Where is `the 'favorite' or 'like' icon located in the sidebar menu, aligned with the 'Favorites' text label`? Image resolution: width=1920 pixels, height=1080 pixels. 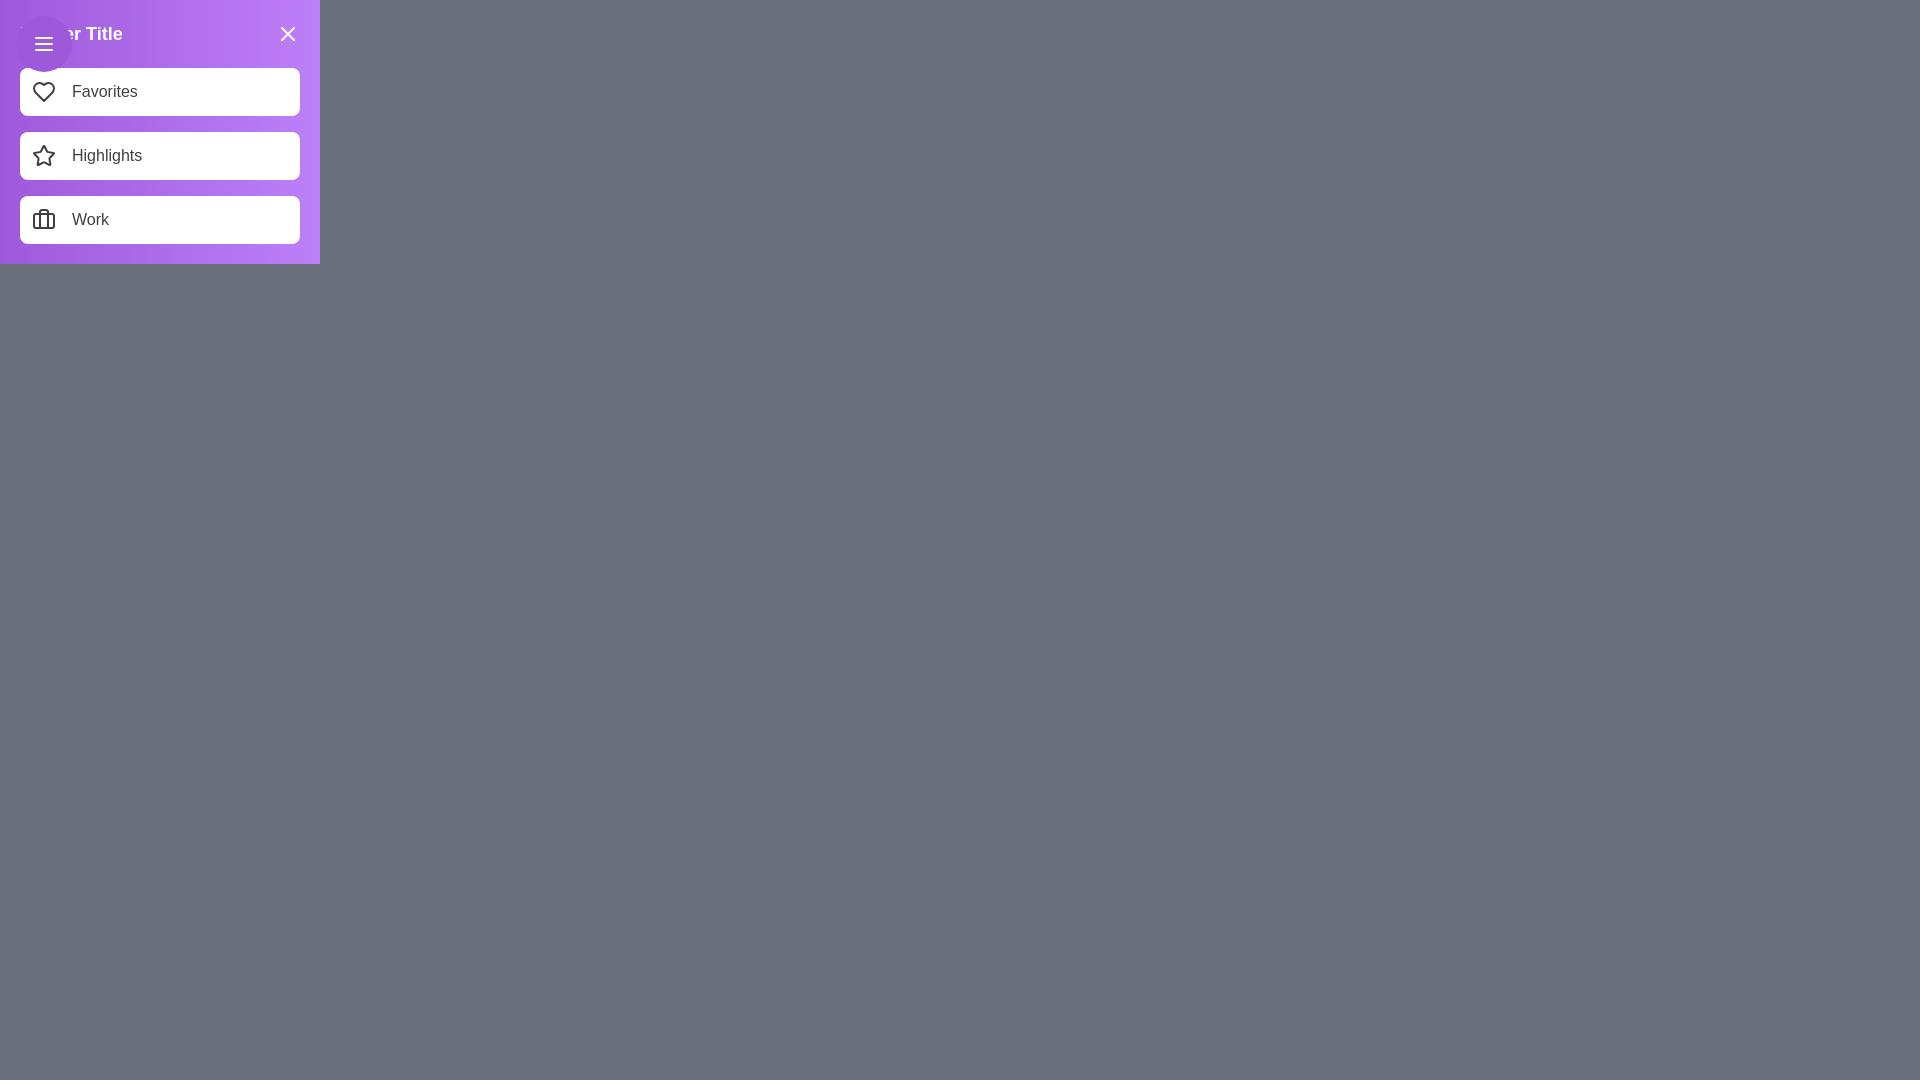
the 'favorite' or 'like' icon located in the sidebar menu, aligned with the 'Favorites' text label is located at coordinates (43, 92).